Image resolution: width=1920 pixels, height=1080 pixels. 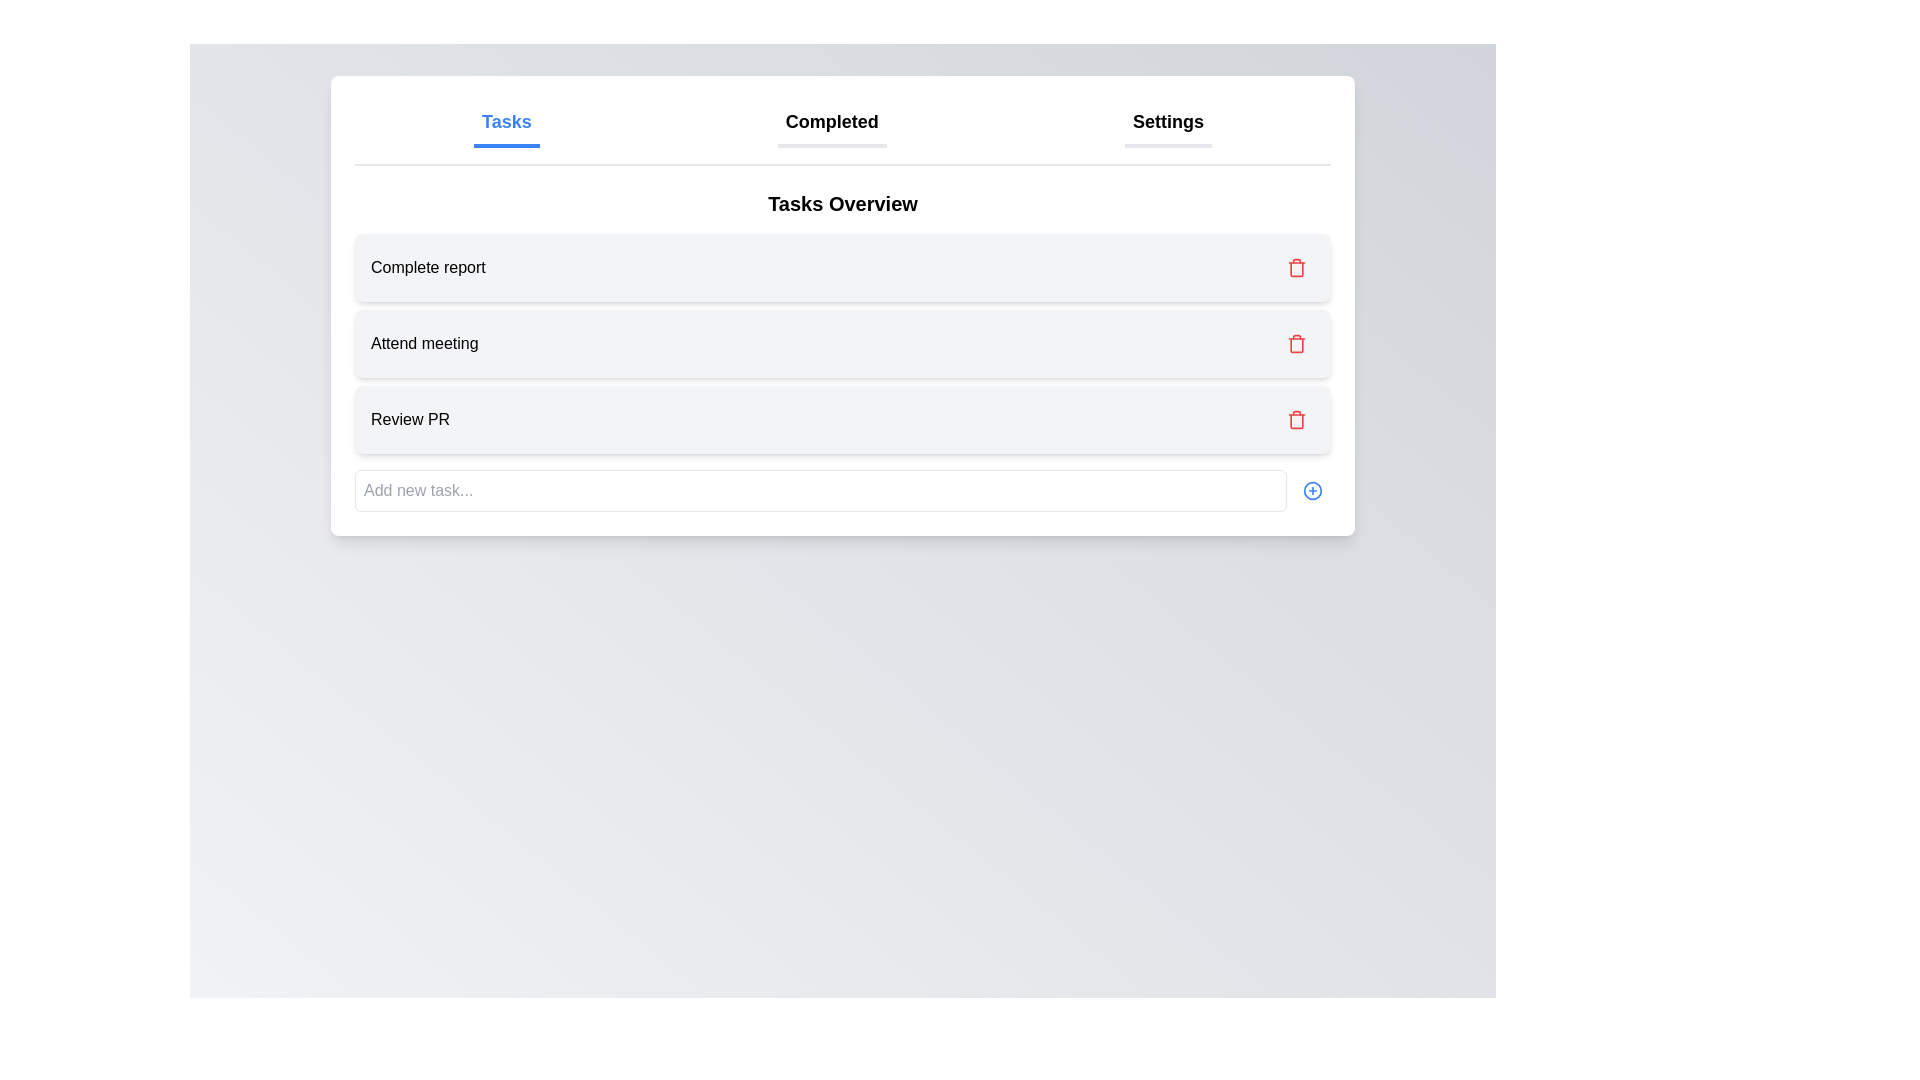 What do you see at coordinates (1296, 419) in the screenshot?
I see `the third red trash can icon button` at bounding box center [1296, 419].